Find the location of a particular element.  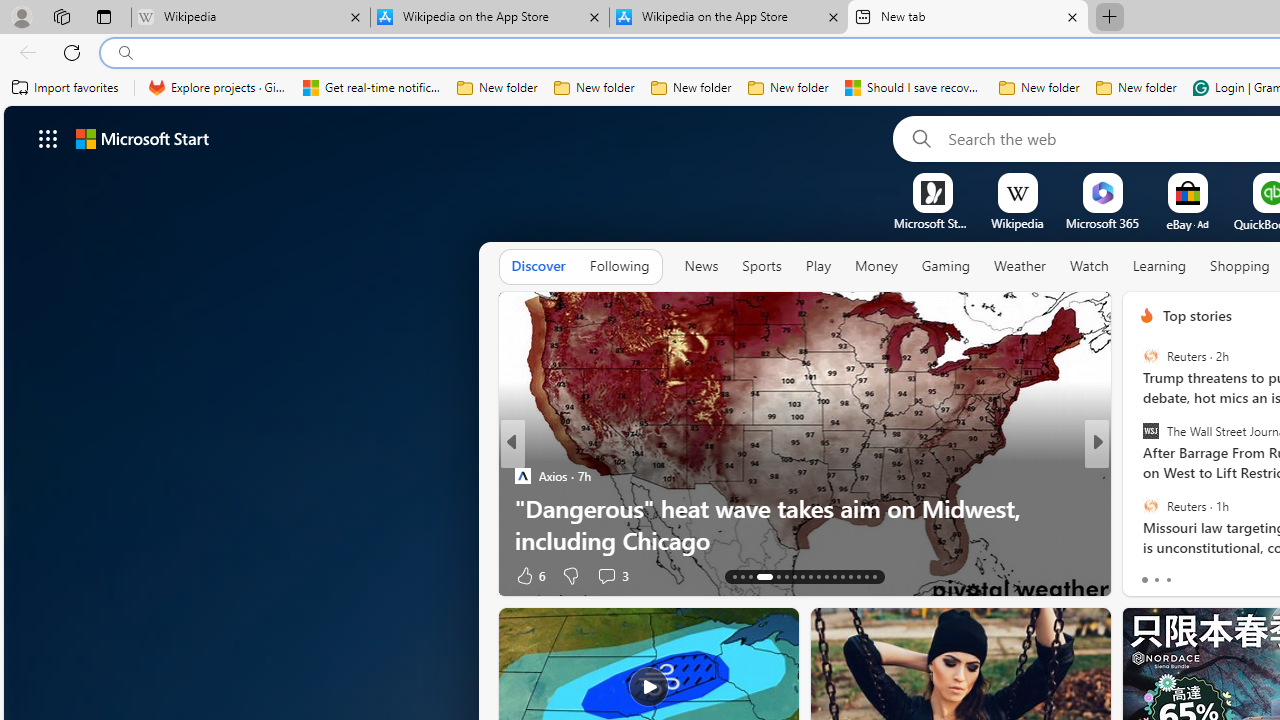

'AutomationID: tab-26' is located at coordinates (850, 577).